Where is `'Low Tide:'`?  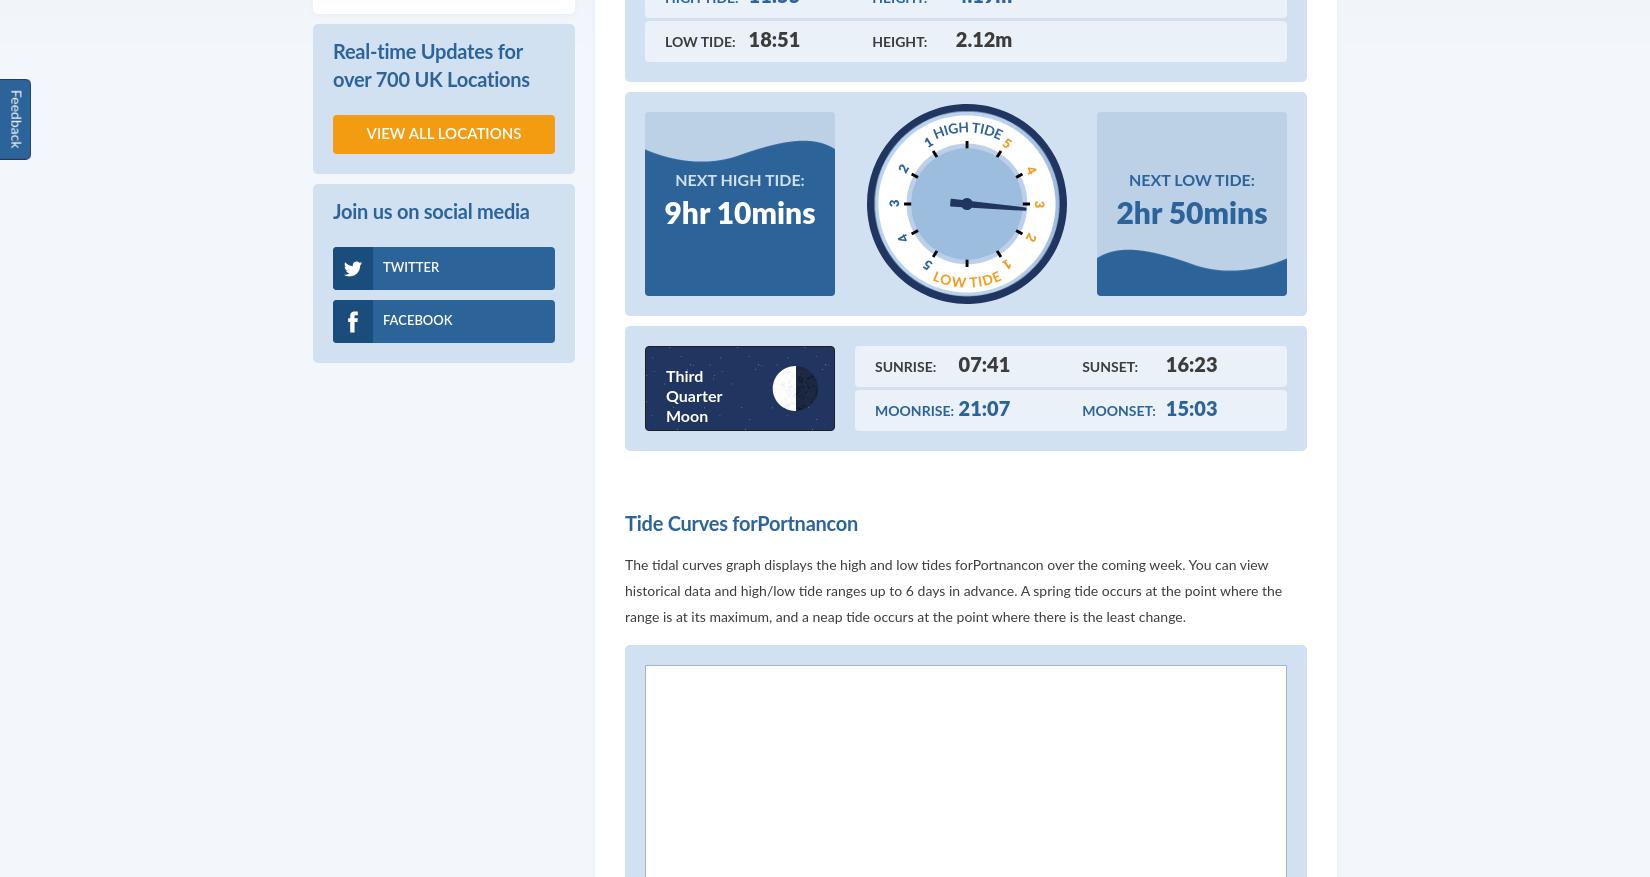
'Low Tide:' is located at coordinates (698, 41).